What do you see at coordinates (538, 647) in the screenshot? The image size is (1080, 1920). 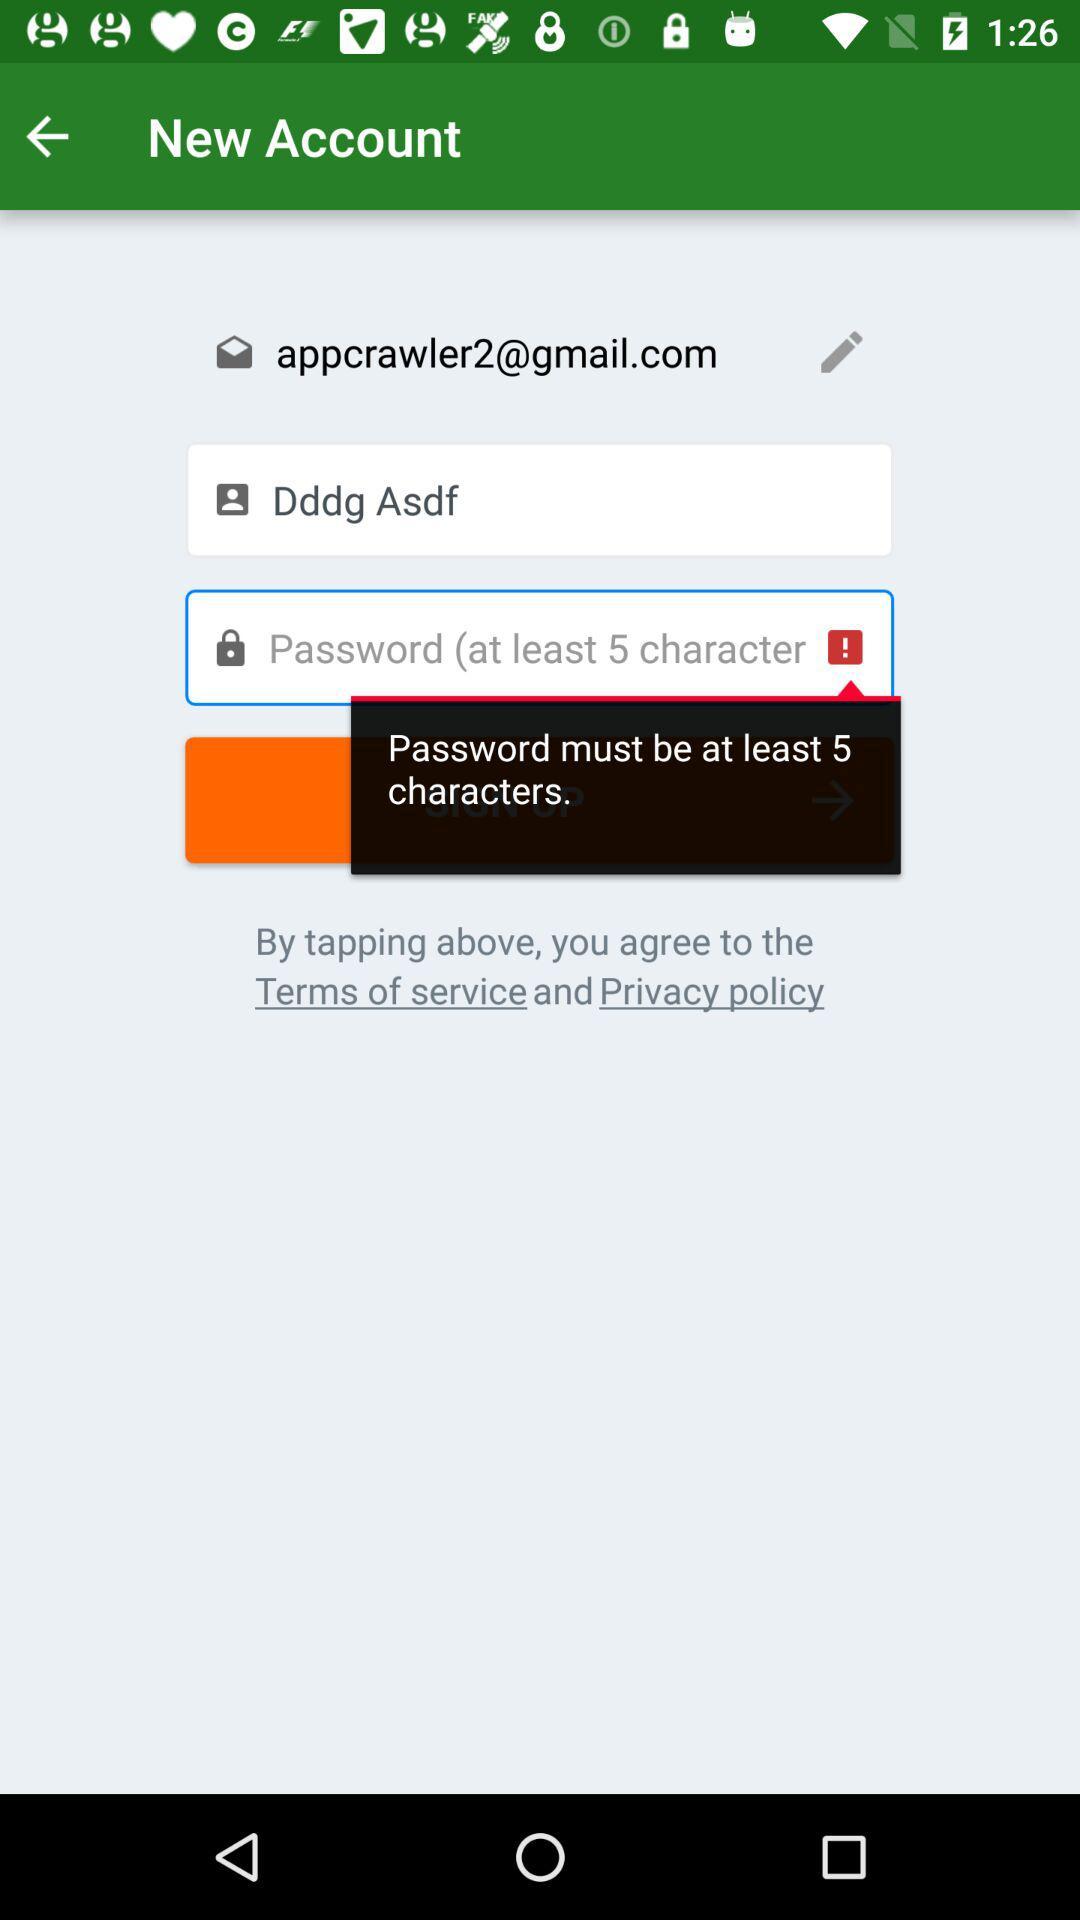 I see `password` at bounding box center [538, 647].